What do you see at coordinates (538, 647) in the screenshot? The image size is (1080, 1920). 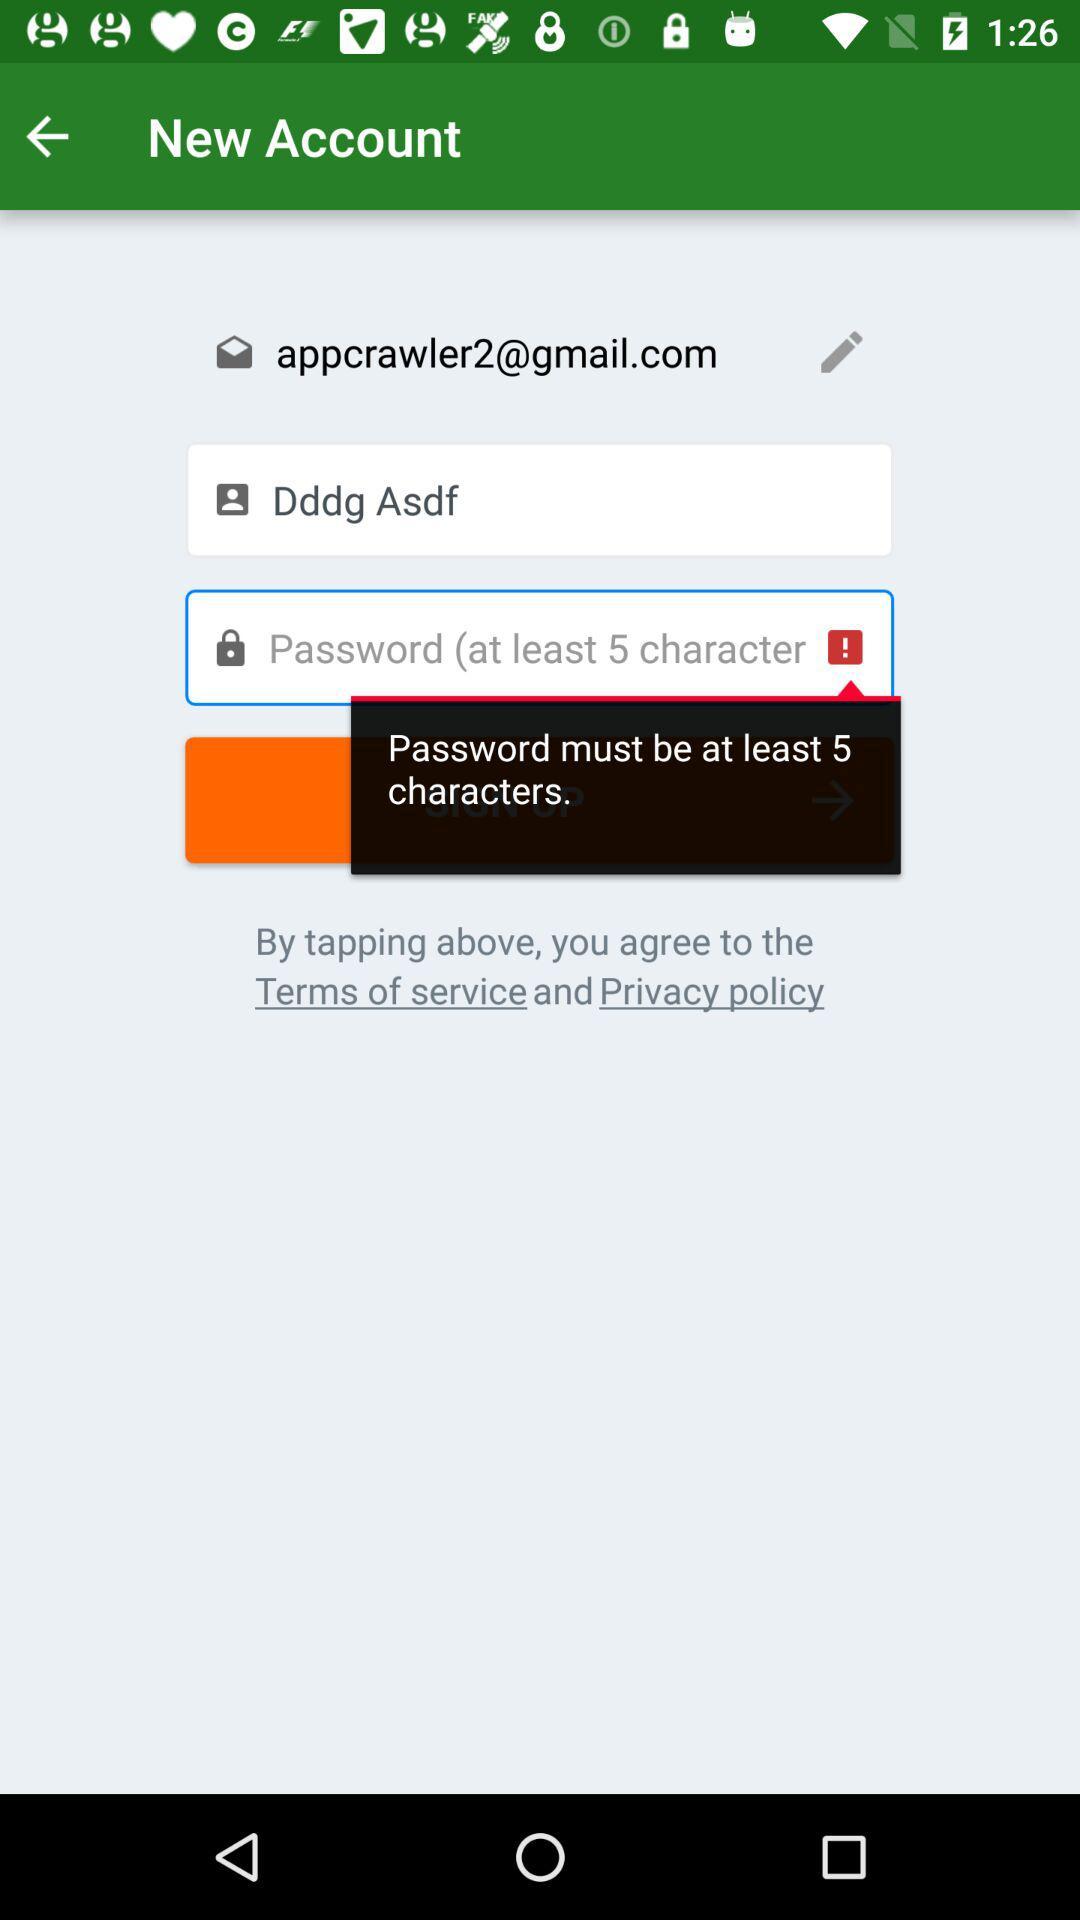 I see `password` at bounding box center [538, 647].